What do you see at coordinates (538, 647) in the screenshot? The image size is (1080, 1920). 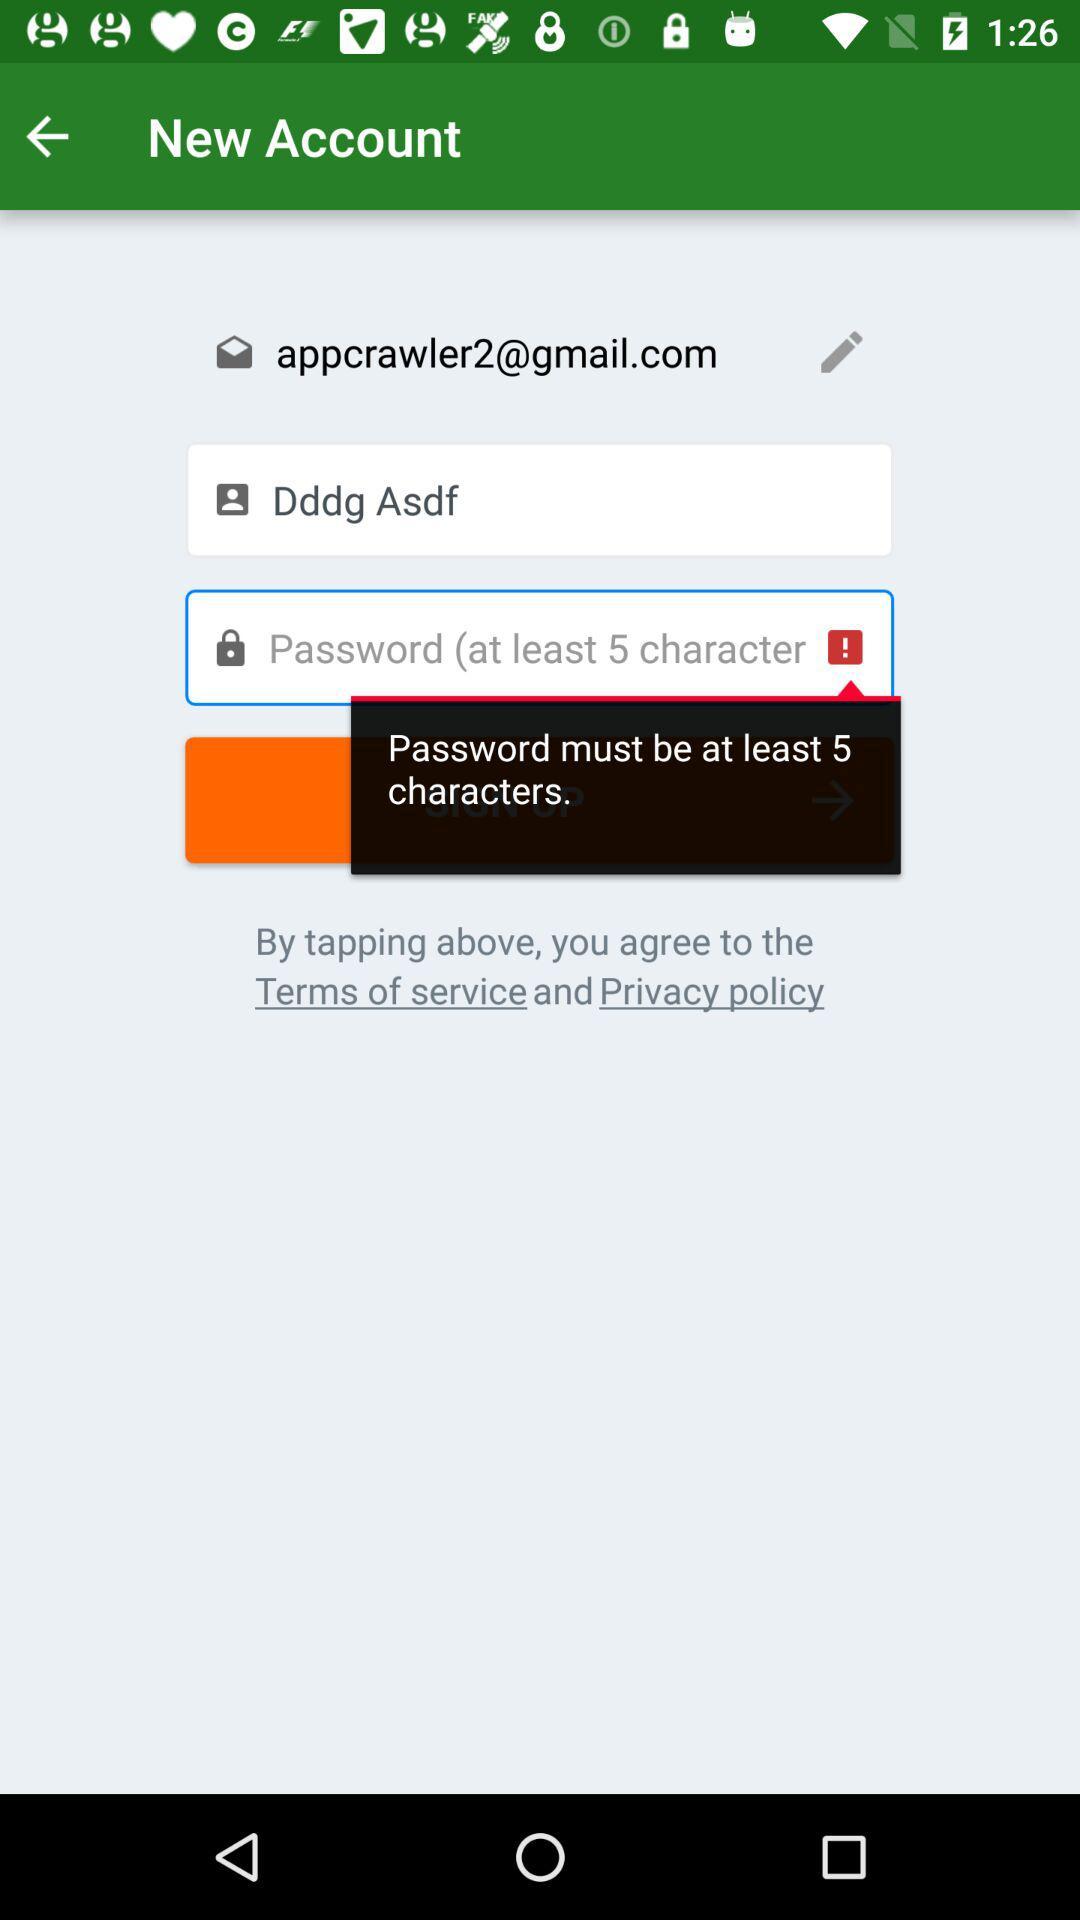 I see `password` at bounding box center [538, 647].